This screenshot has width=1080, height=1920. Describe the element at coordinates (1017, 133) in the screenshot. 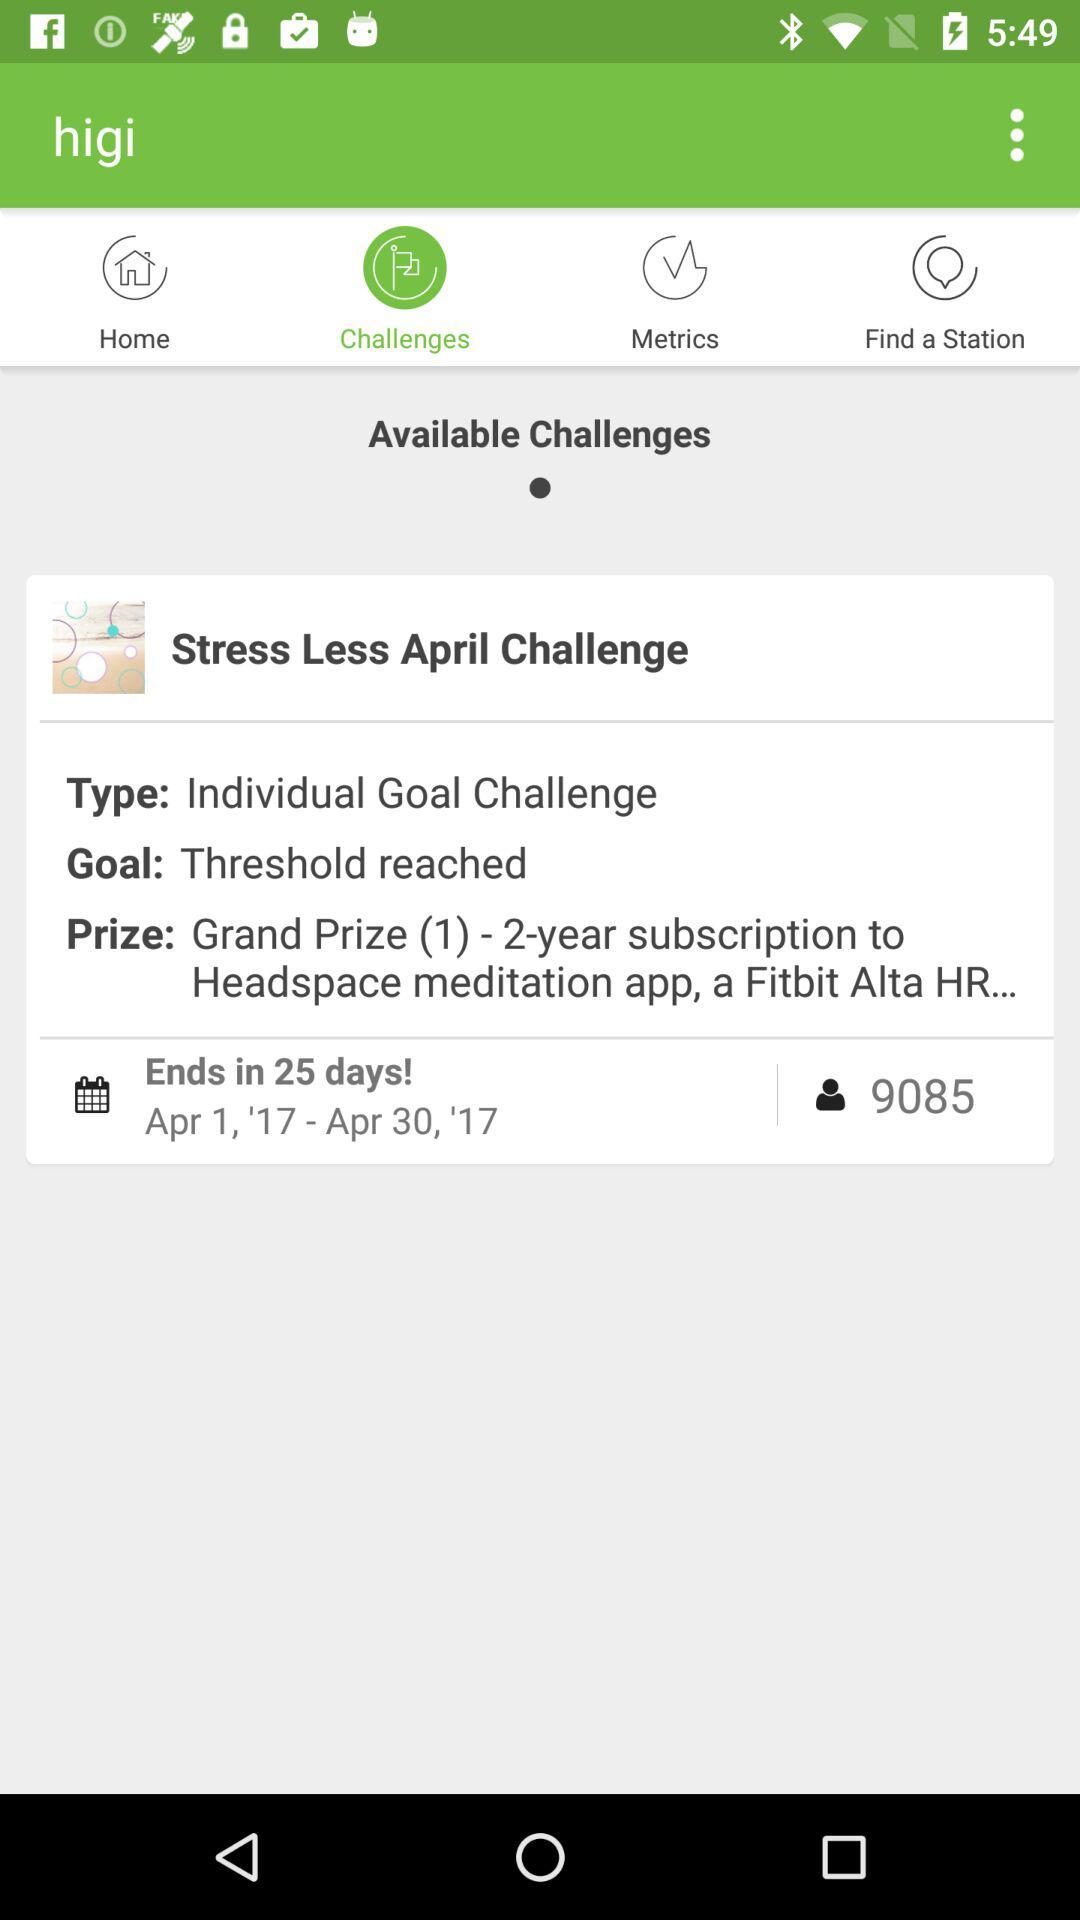

I see `the more icon` at that location.